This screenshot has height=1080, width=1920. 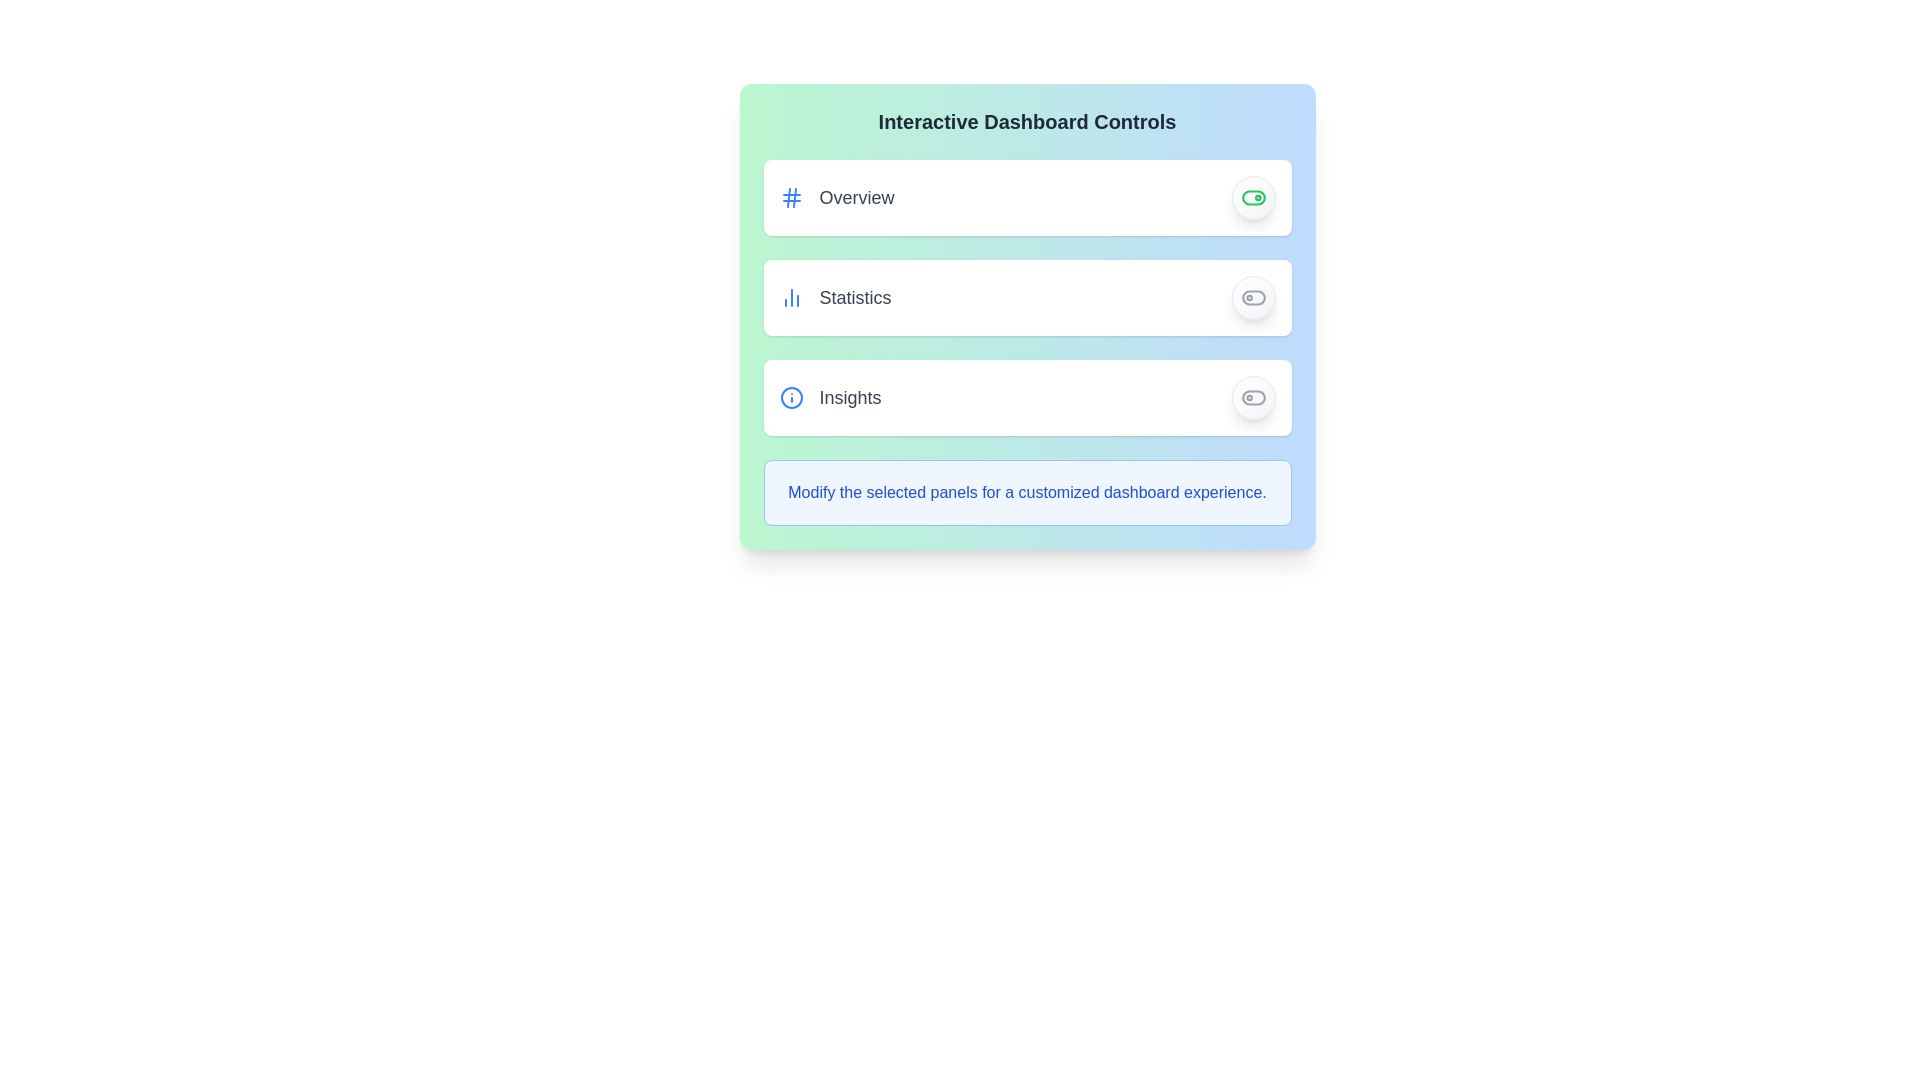 I want to click on the static informational text that reads 'Modify the selected panels for a customized dashboard experience.' positioned at the bottom of the 'Interactive Dashboard Controls' panel, so click(x=1027, y=493).